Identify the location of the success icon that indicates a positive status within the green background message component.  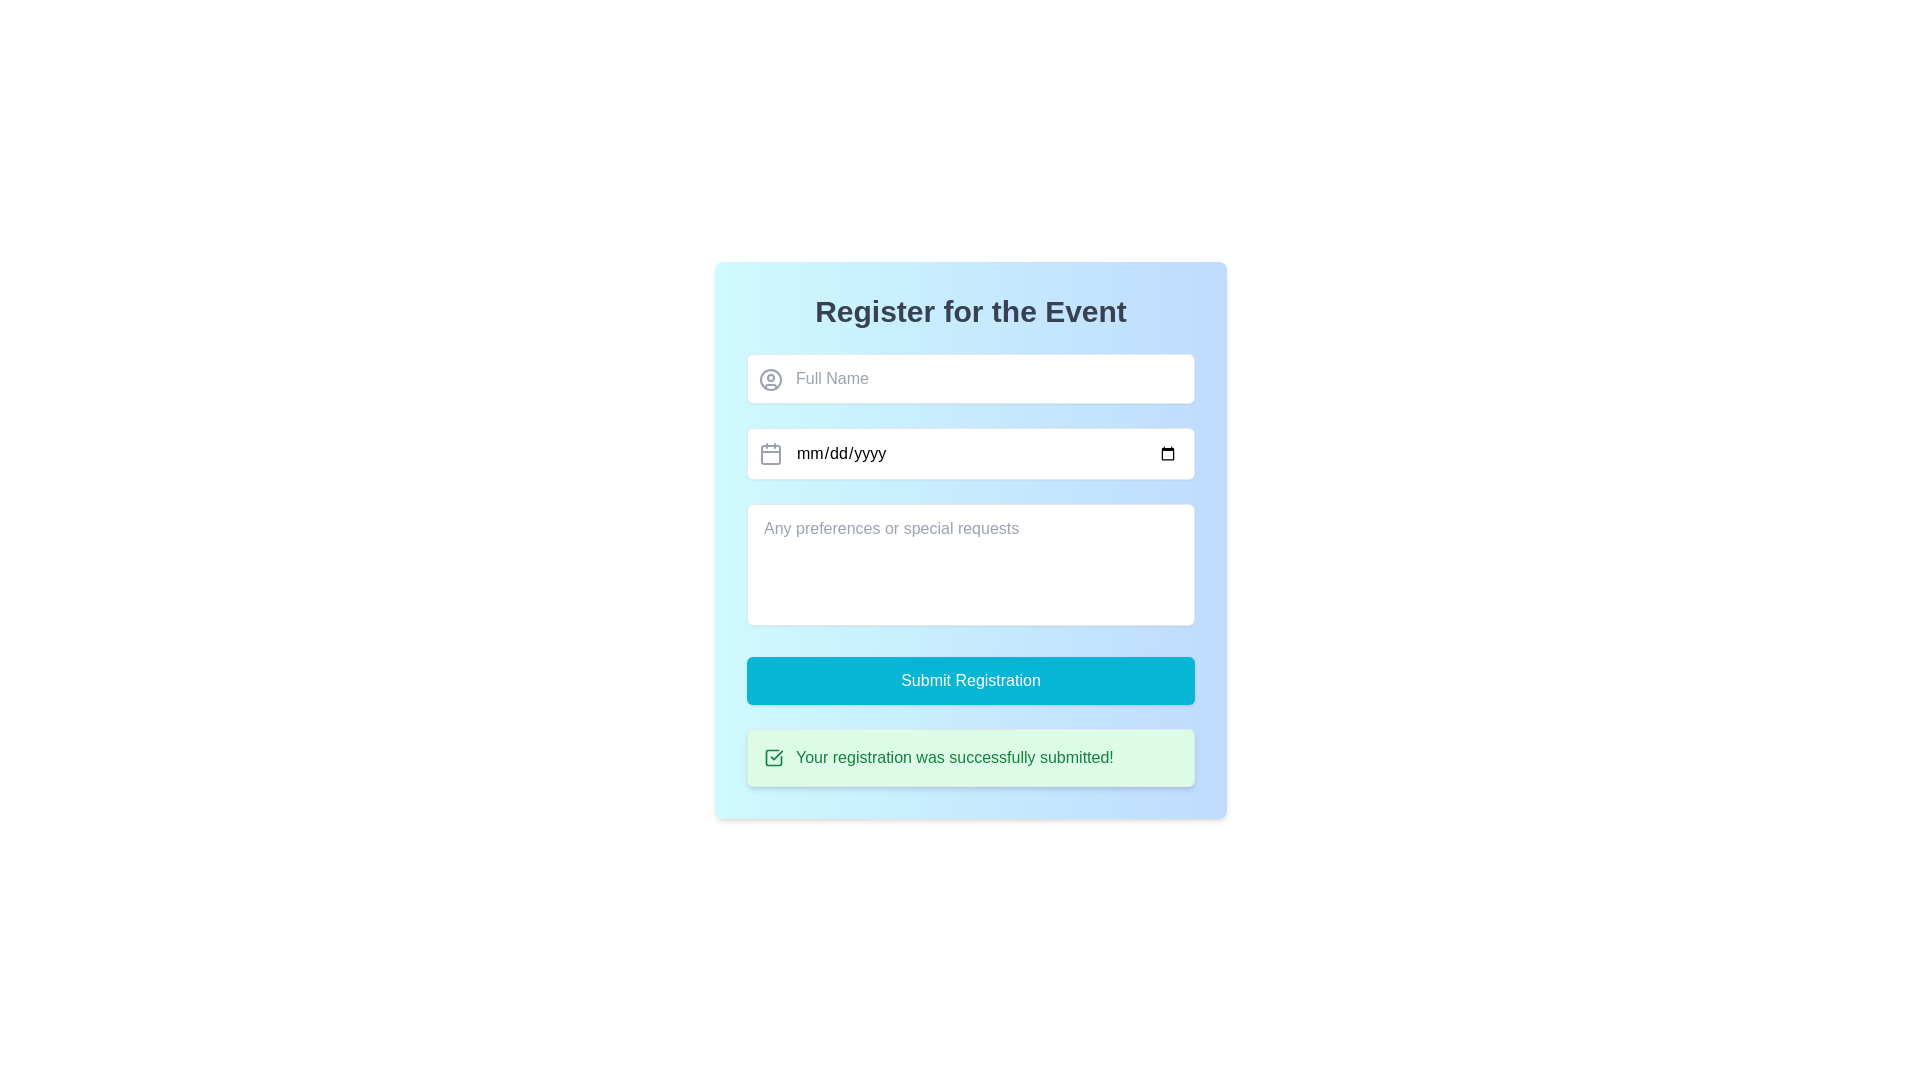
(772, 758).